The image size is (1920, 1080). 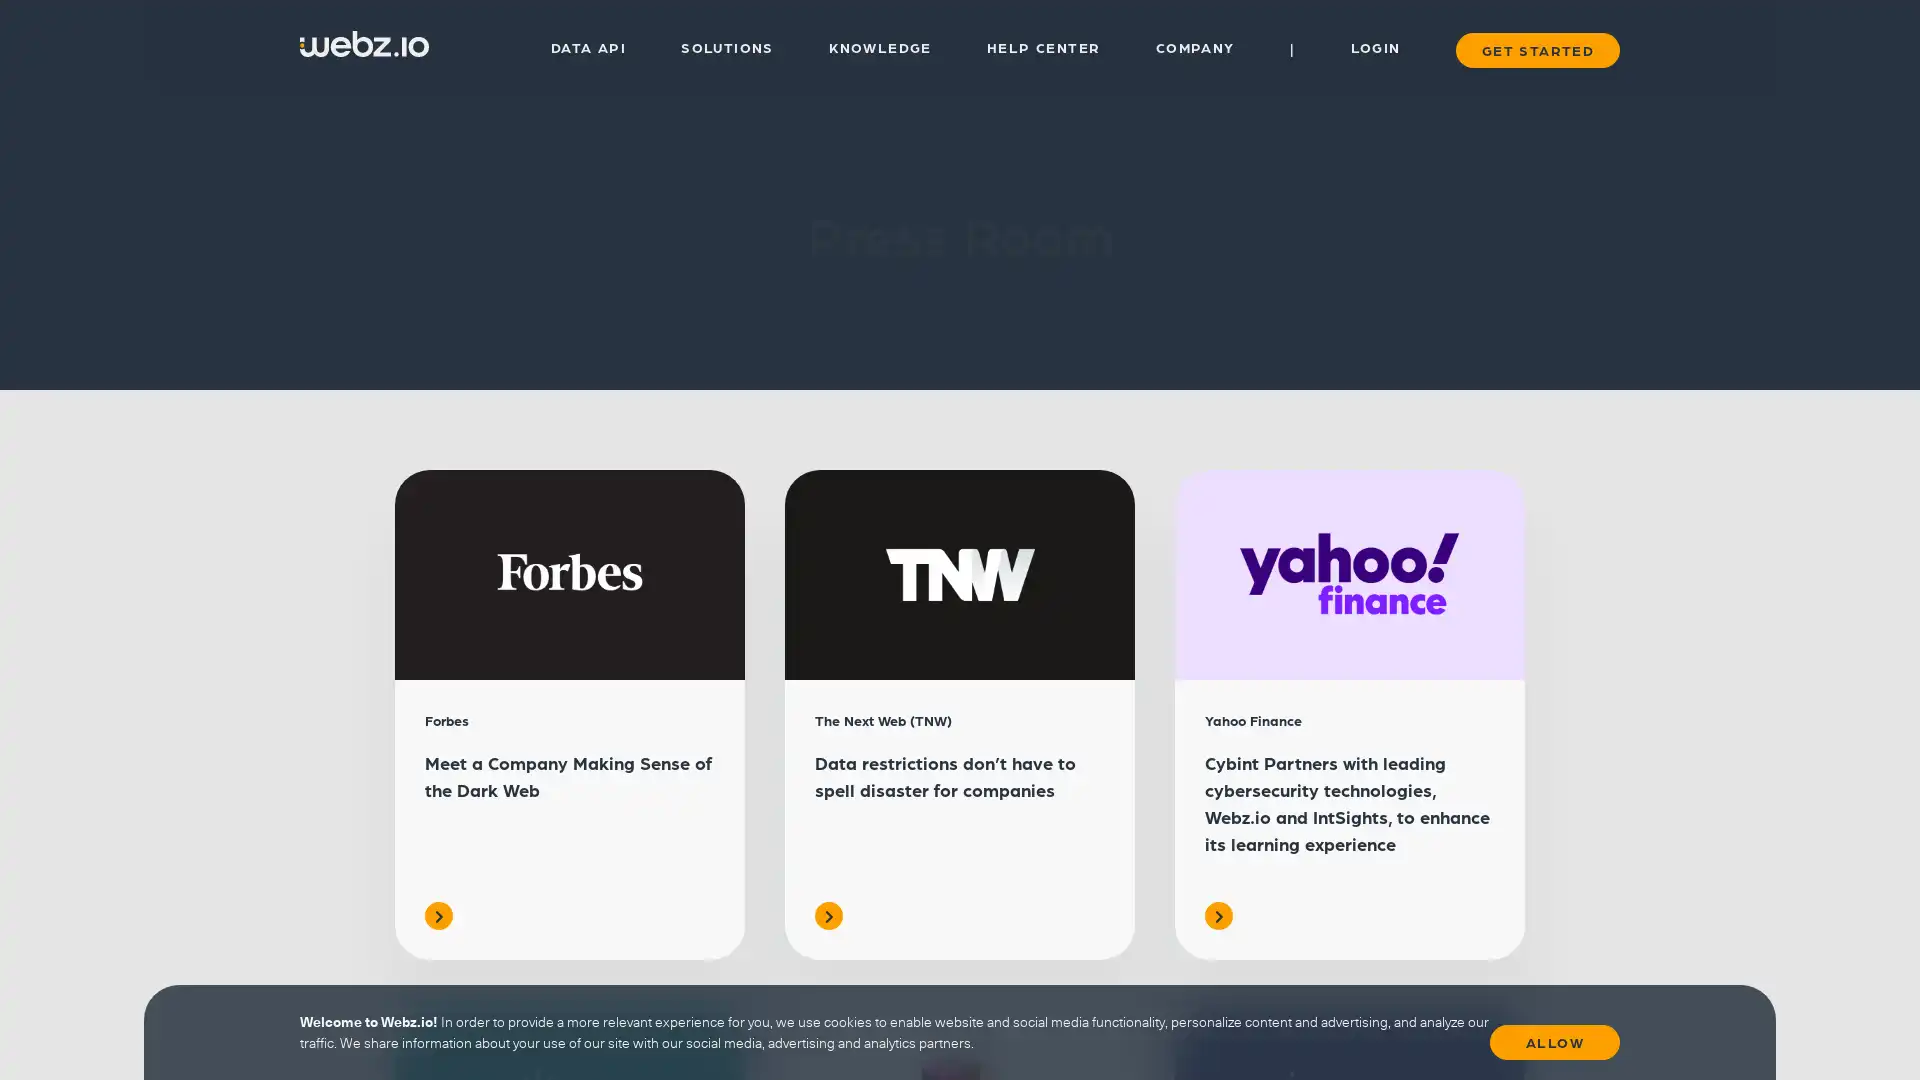 What do you see at coordinates (1554, 1037) in the screenshot?
I see `ALLOW` at bounding box center [1554, 1037].